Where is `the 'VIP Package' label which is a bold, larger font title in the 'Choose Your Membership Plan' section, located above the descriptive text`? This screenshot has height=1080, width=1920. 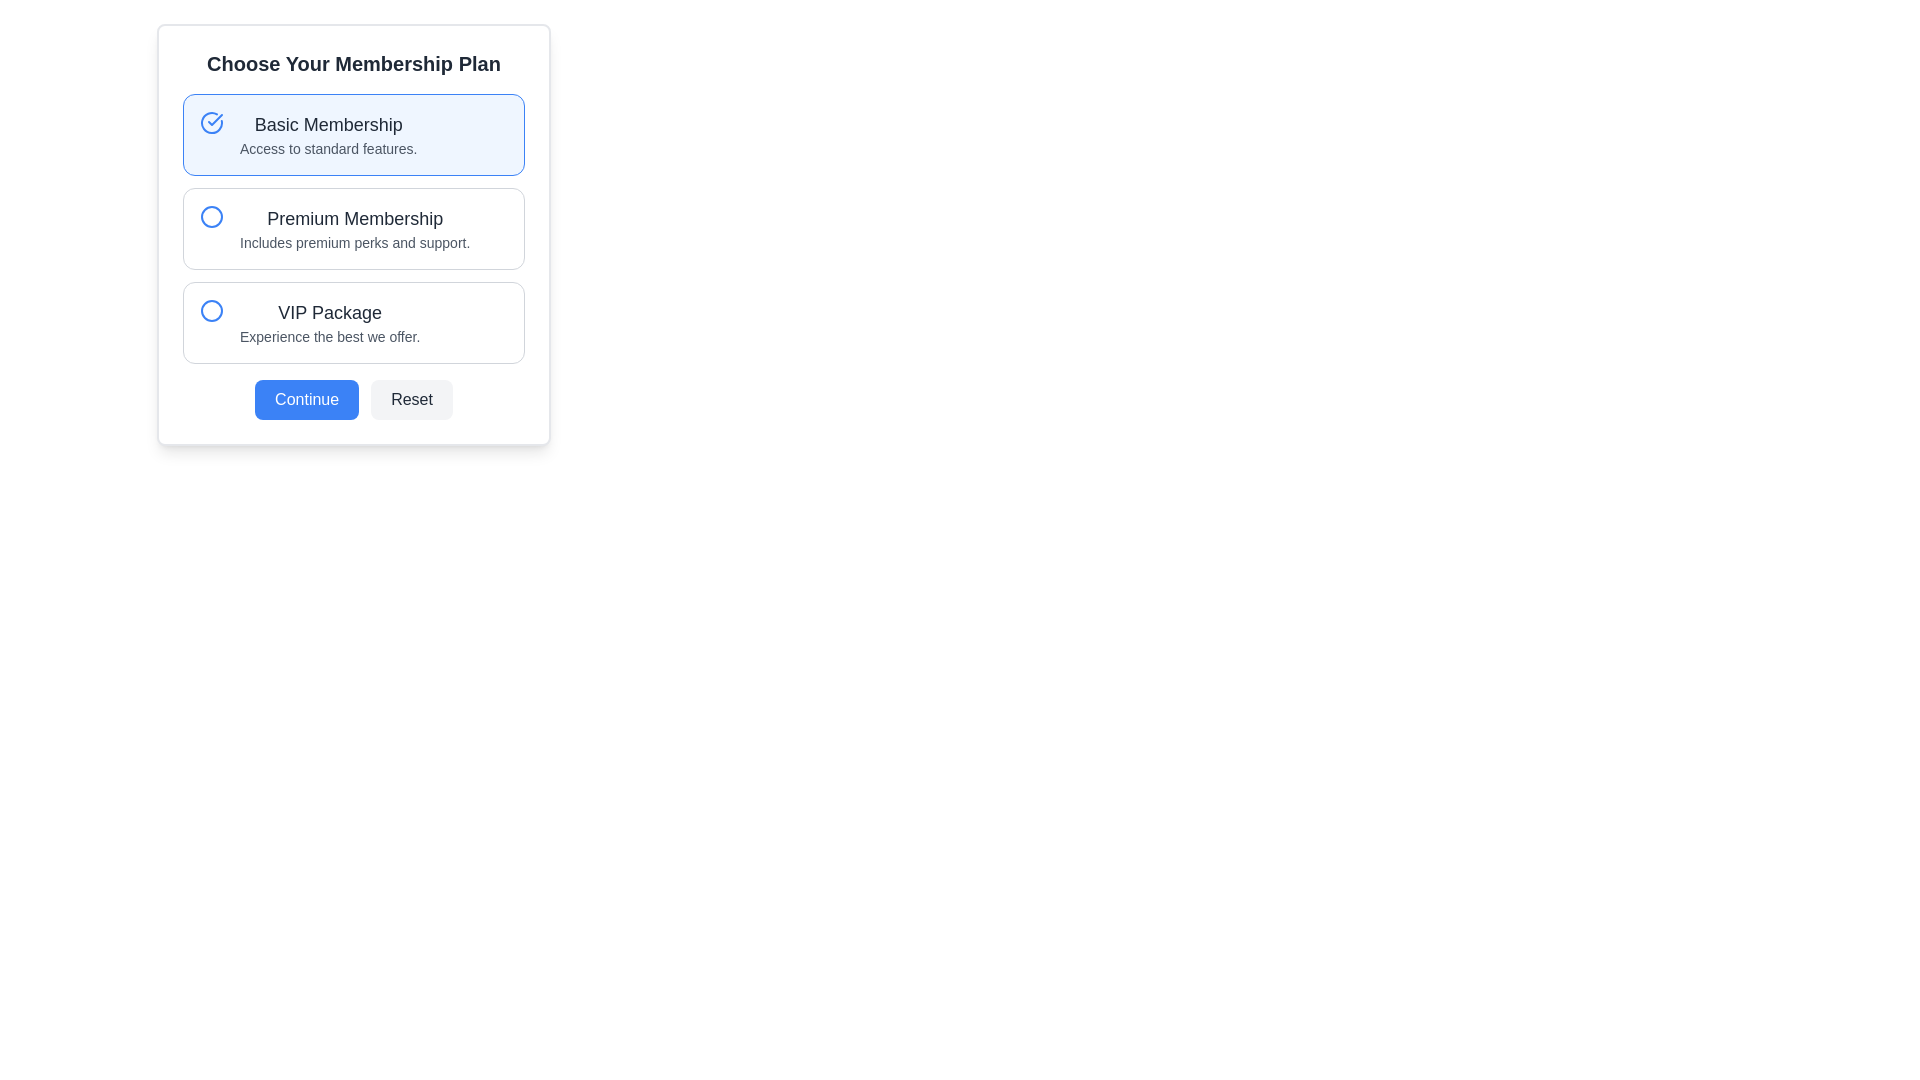 the 'VIP Package' label which is a bold, larger font title in the 'Choose Your Membership Plan' section, located above the descriptive text is located at coordinates (330, 312).